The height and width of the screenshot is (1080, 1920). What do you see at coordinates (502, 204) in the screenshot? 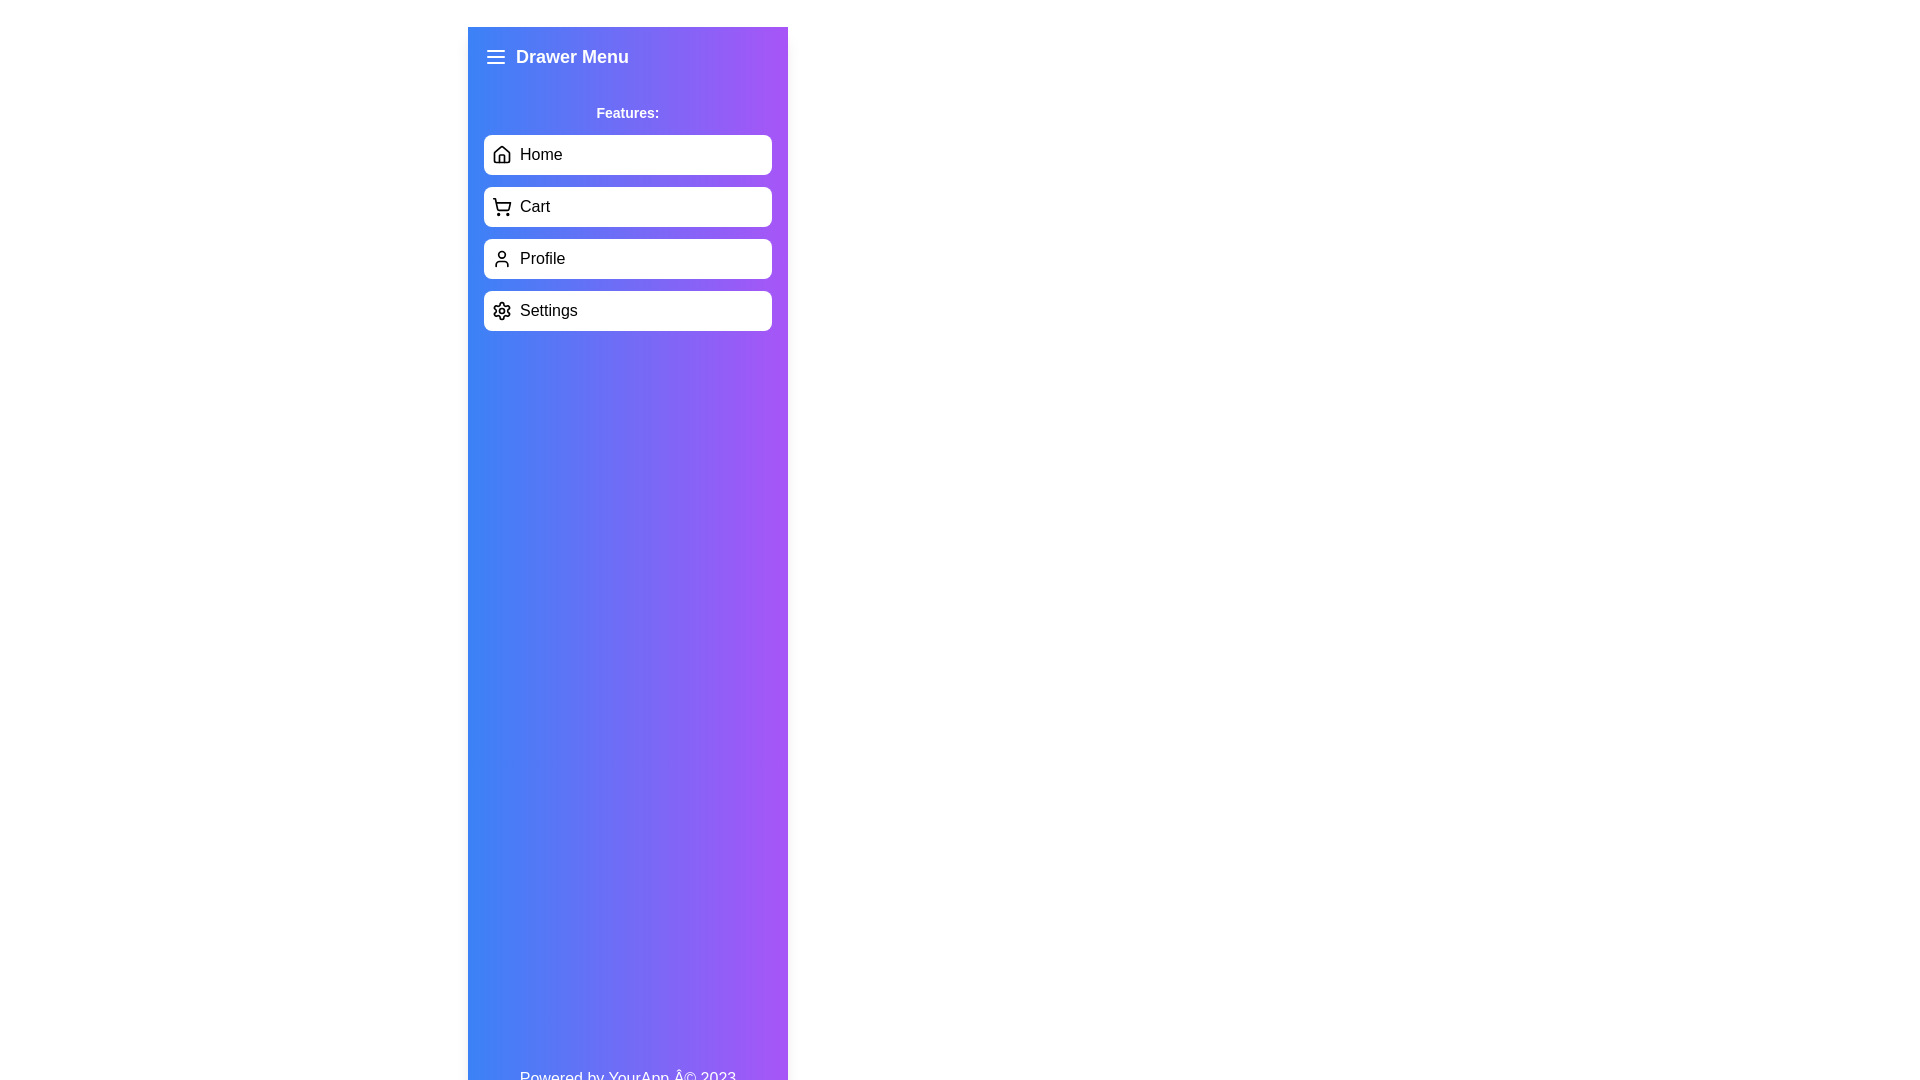
I see `the shopping cart icon located within the 'Cart' menu option to interact with it` at bounding box center [502, 204].